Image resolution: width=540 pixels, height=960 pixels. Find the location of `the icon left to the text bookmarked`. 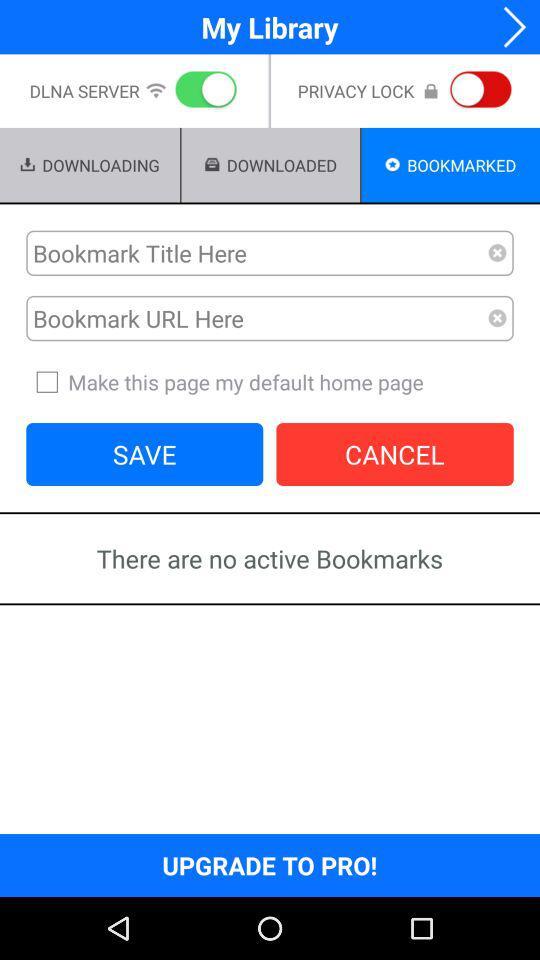

the icon left to the text bookmarked is located at coordinates (393, 164).